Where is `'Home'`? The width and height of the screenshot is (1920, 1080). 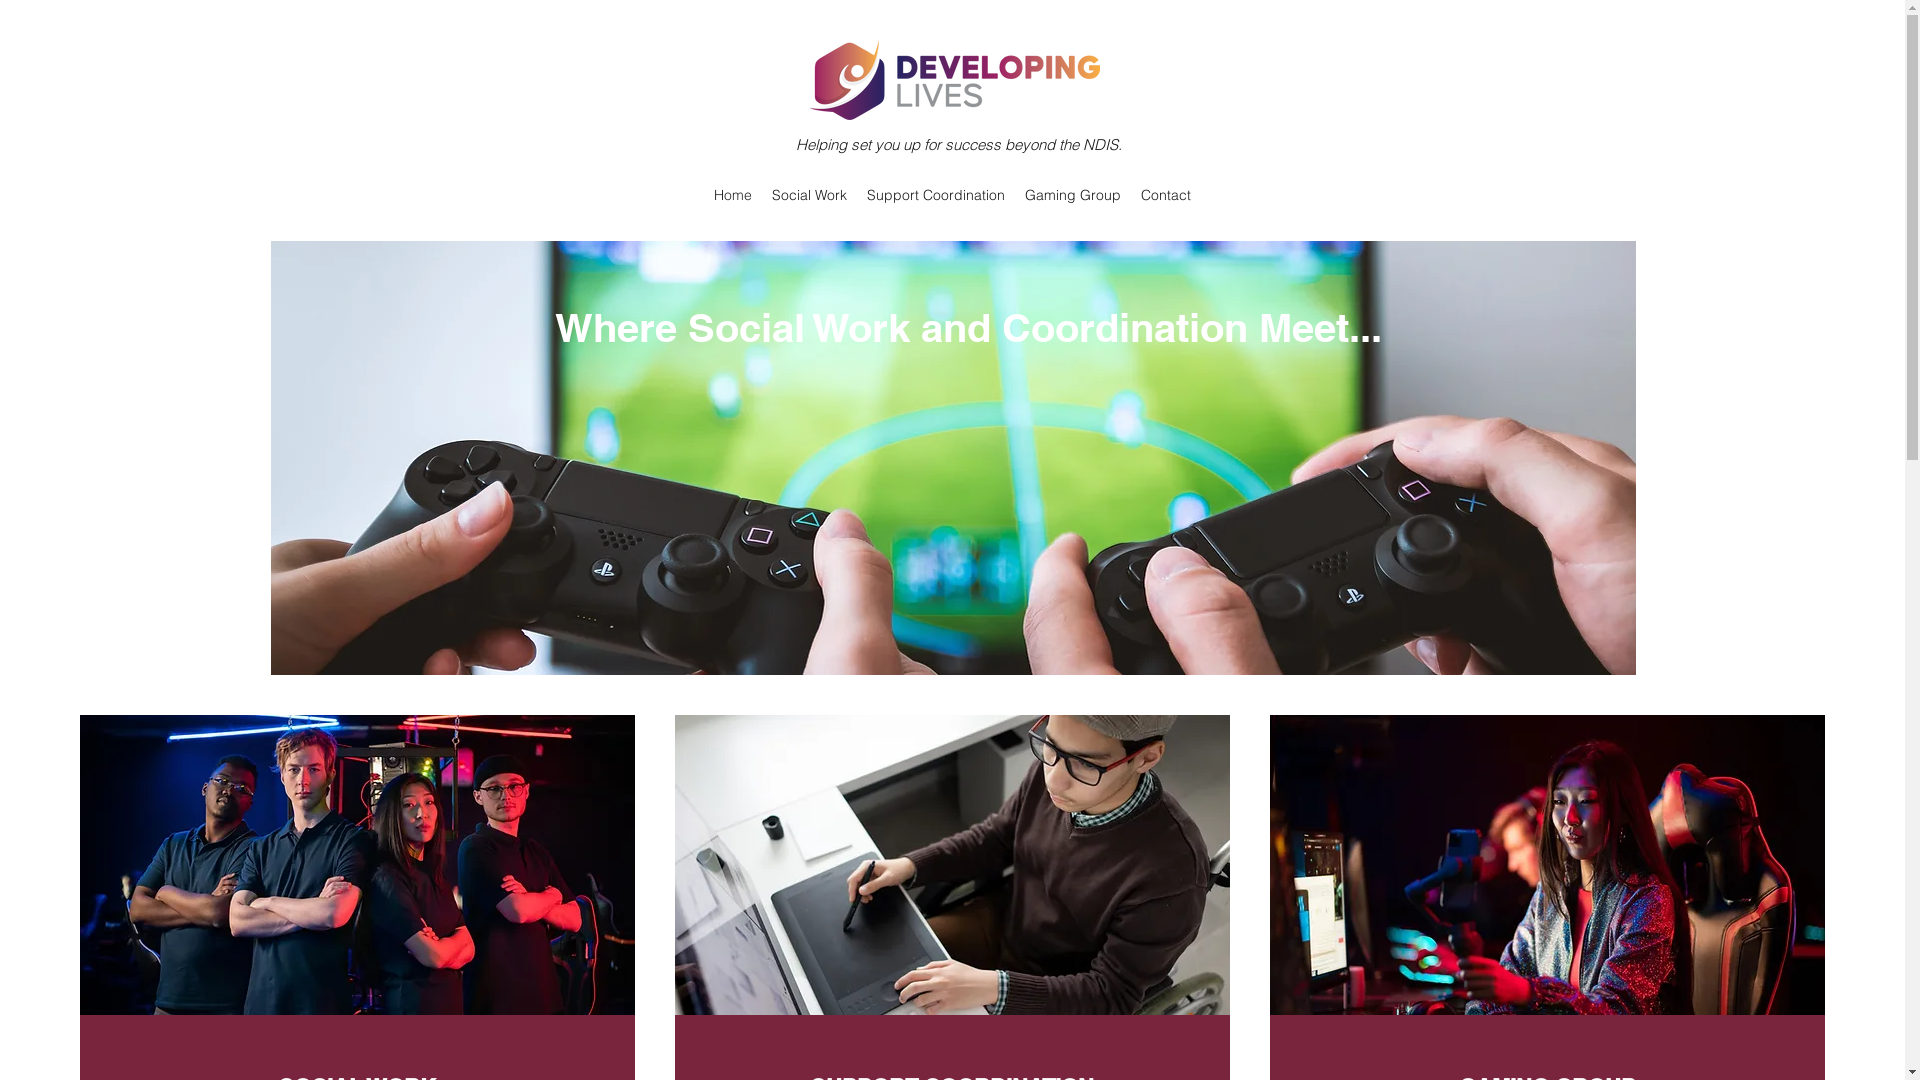
'Home' is located at coordinates (704, 195).